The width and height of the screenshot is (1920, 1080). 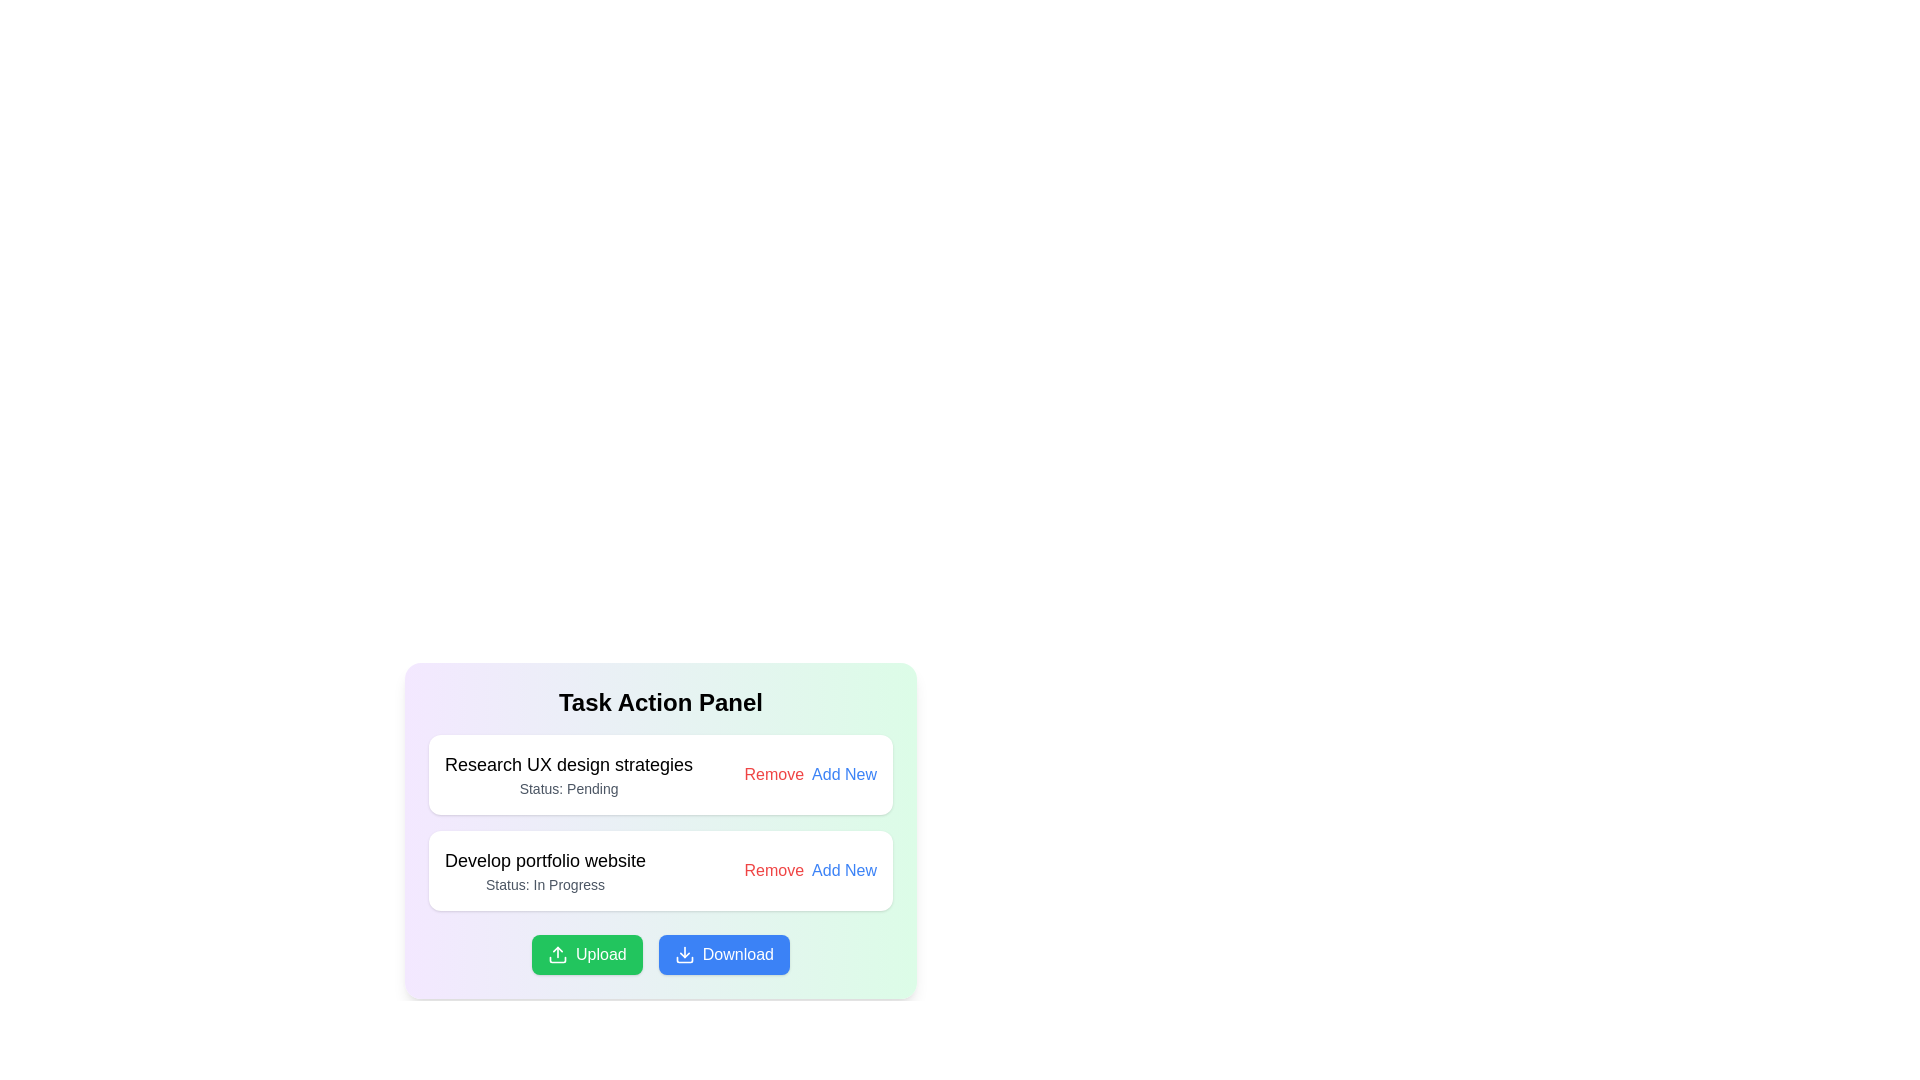 What do you see at coordinates (684, 954) in the screenshot?
I see `the download icon, which is a blue and white downward arrow located to the left of the 'Download' button at the lower right of the task panel interface` at bounding box center [684, 954].